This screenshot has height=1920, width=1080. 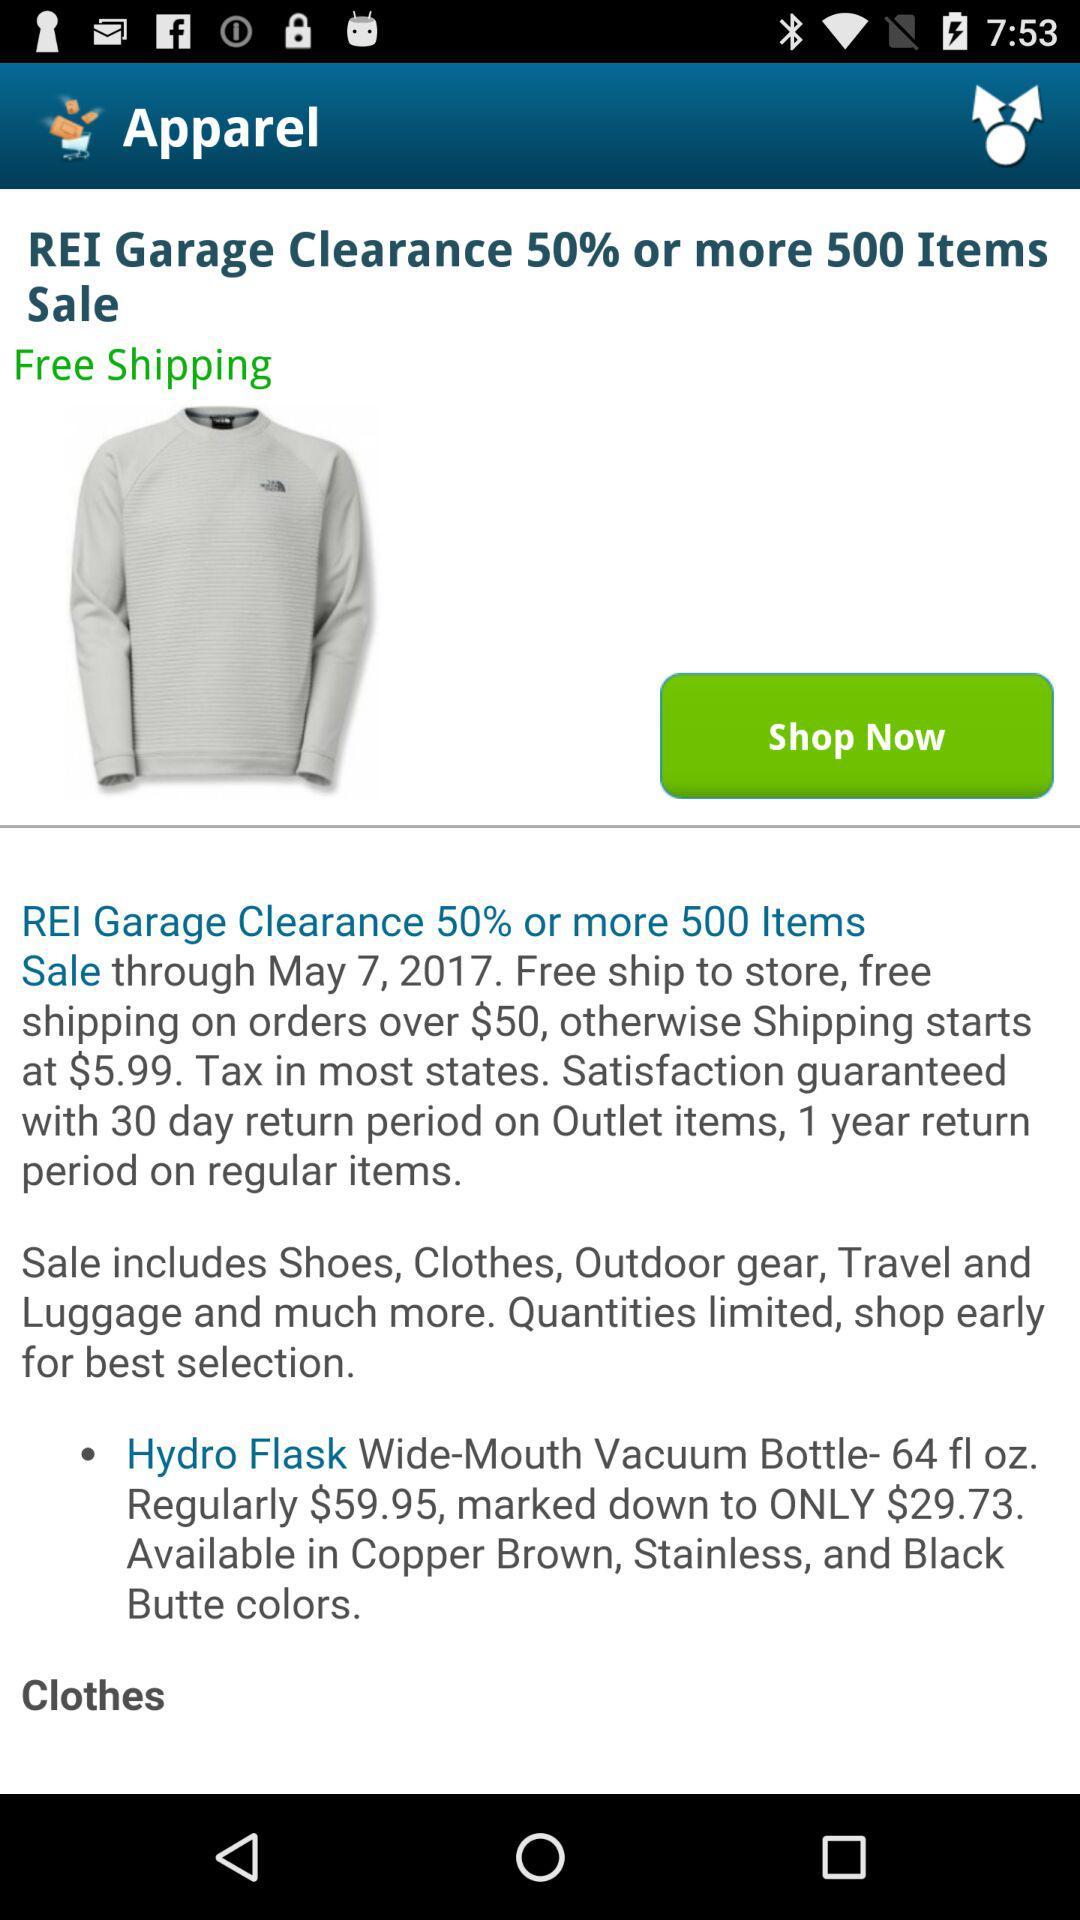 What do you see at coordinates (223, 600) in the screenshot?
I see `open photo` at bounding box center [223, 600].